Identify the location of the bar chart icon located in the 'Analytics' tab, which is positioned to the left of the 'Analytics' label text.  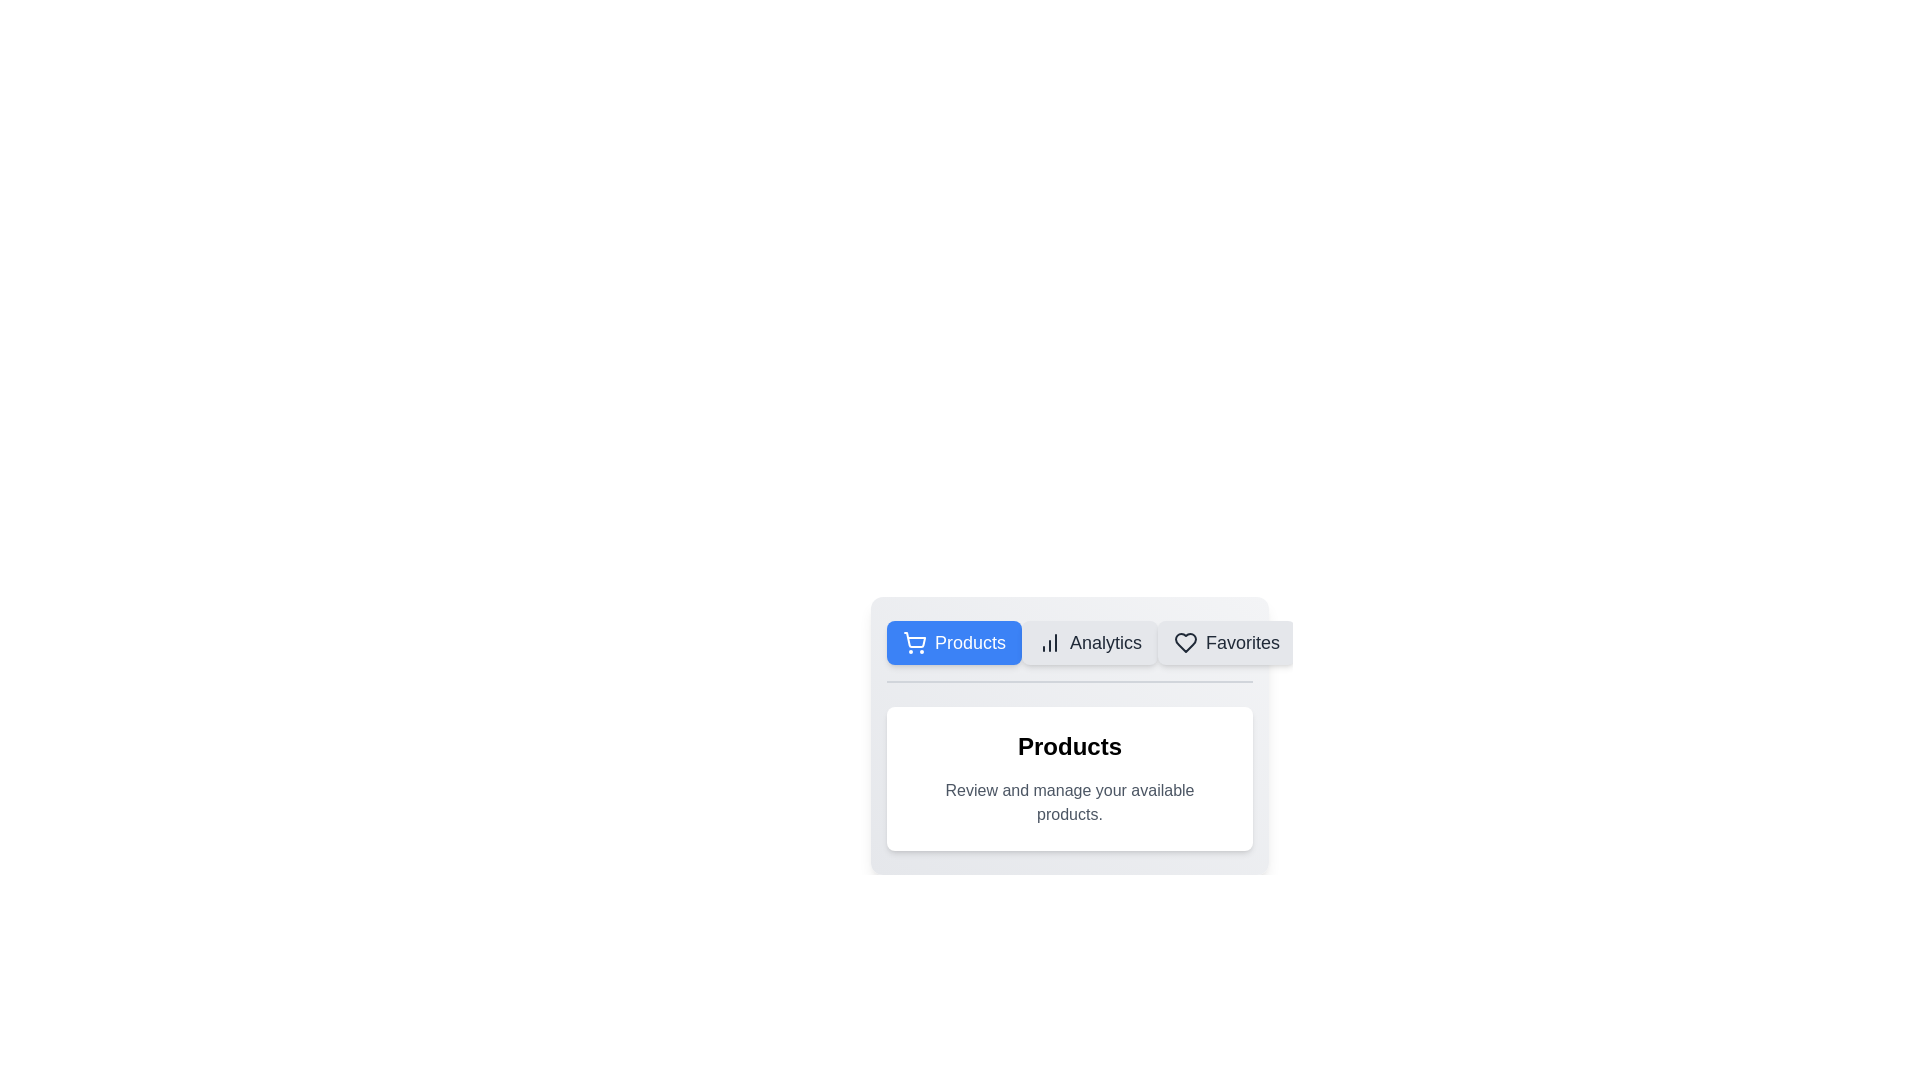
(1049, 643).